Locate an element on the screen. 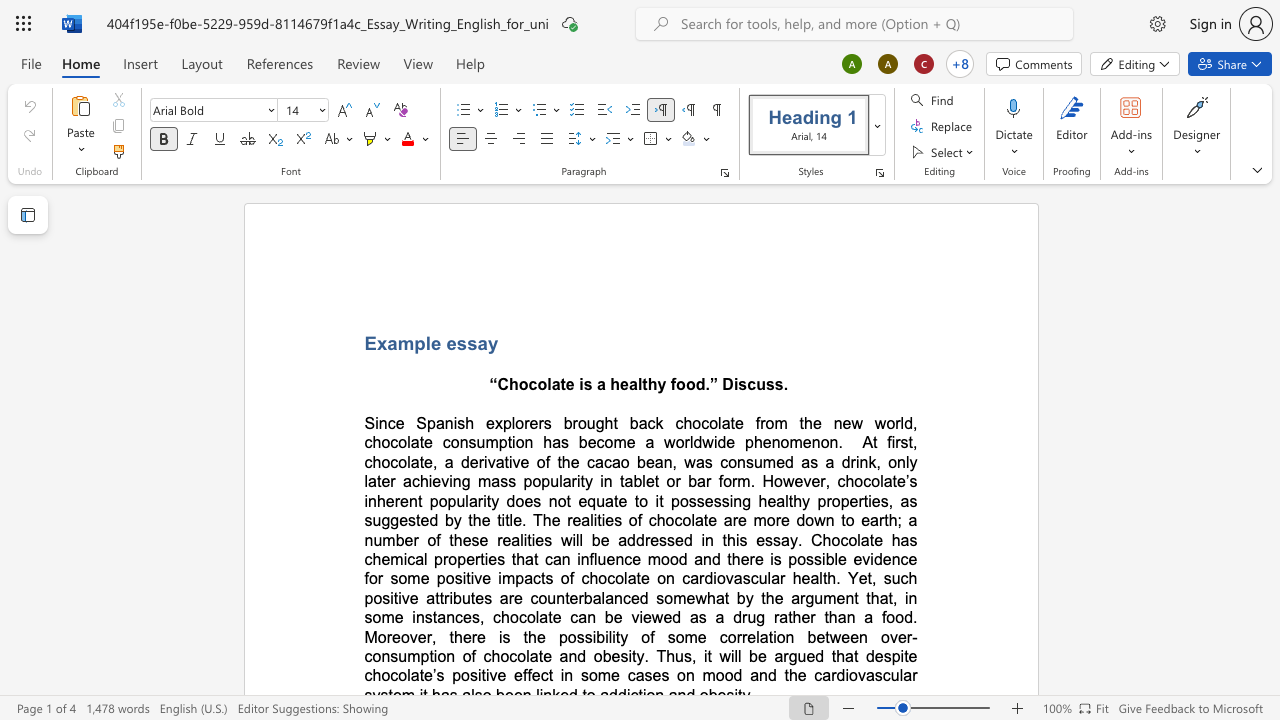  the space between the continuous character "t" and "h" in the text is located at coordinates (805, 422).